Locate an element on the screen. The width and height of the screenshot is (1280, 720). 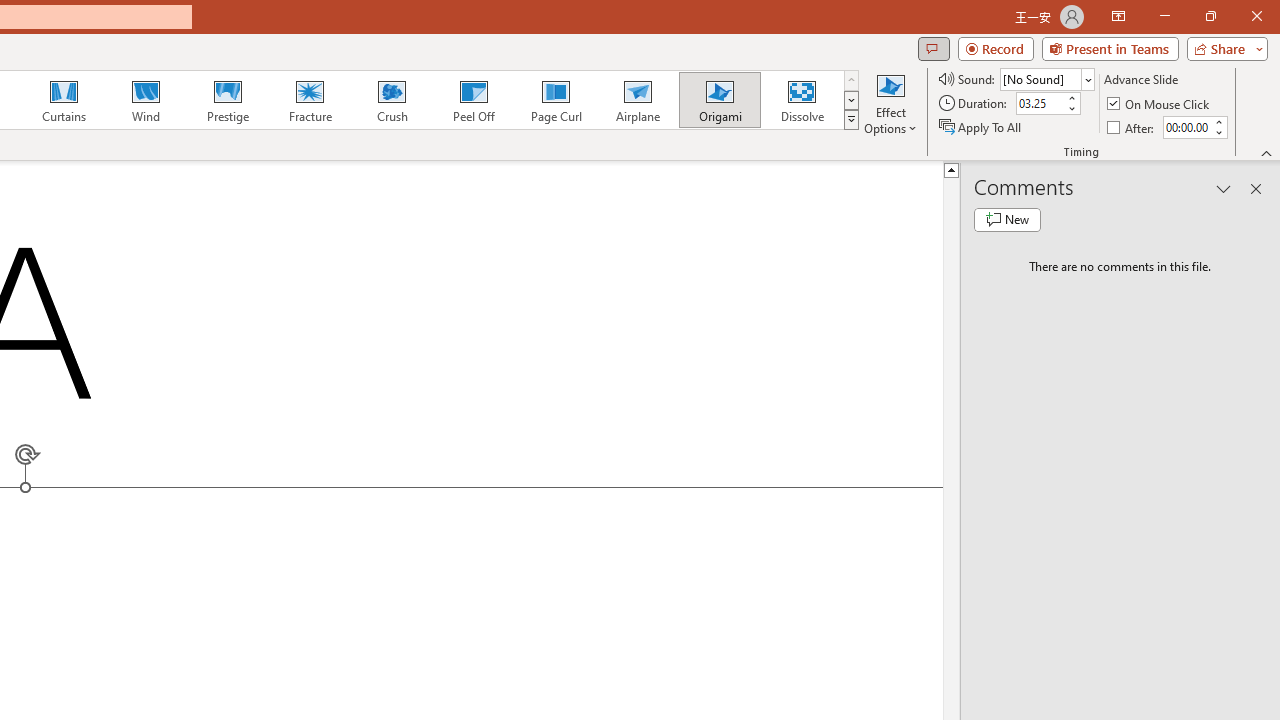
'Page Curl' is located at coordinates (555, 100).